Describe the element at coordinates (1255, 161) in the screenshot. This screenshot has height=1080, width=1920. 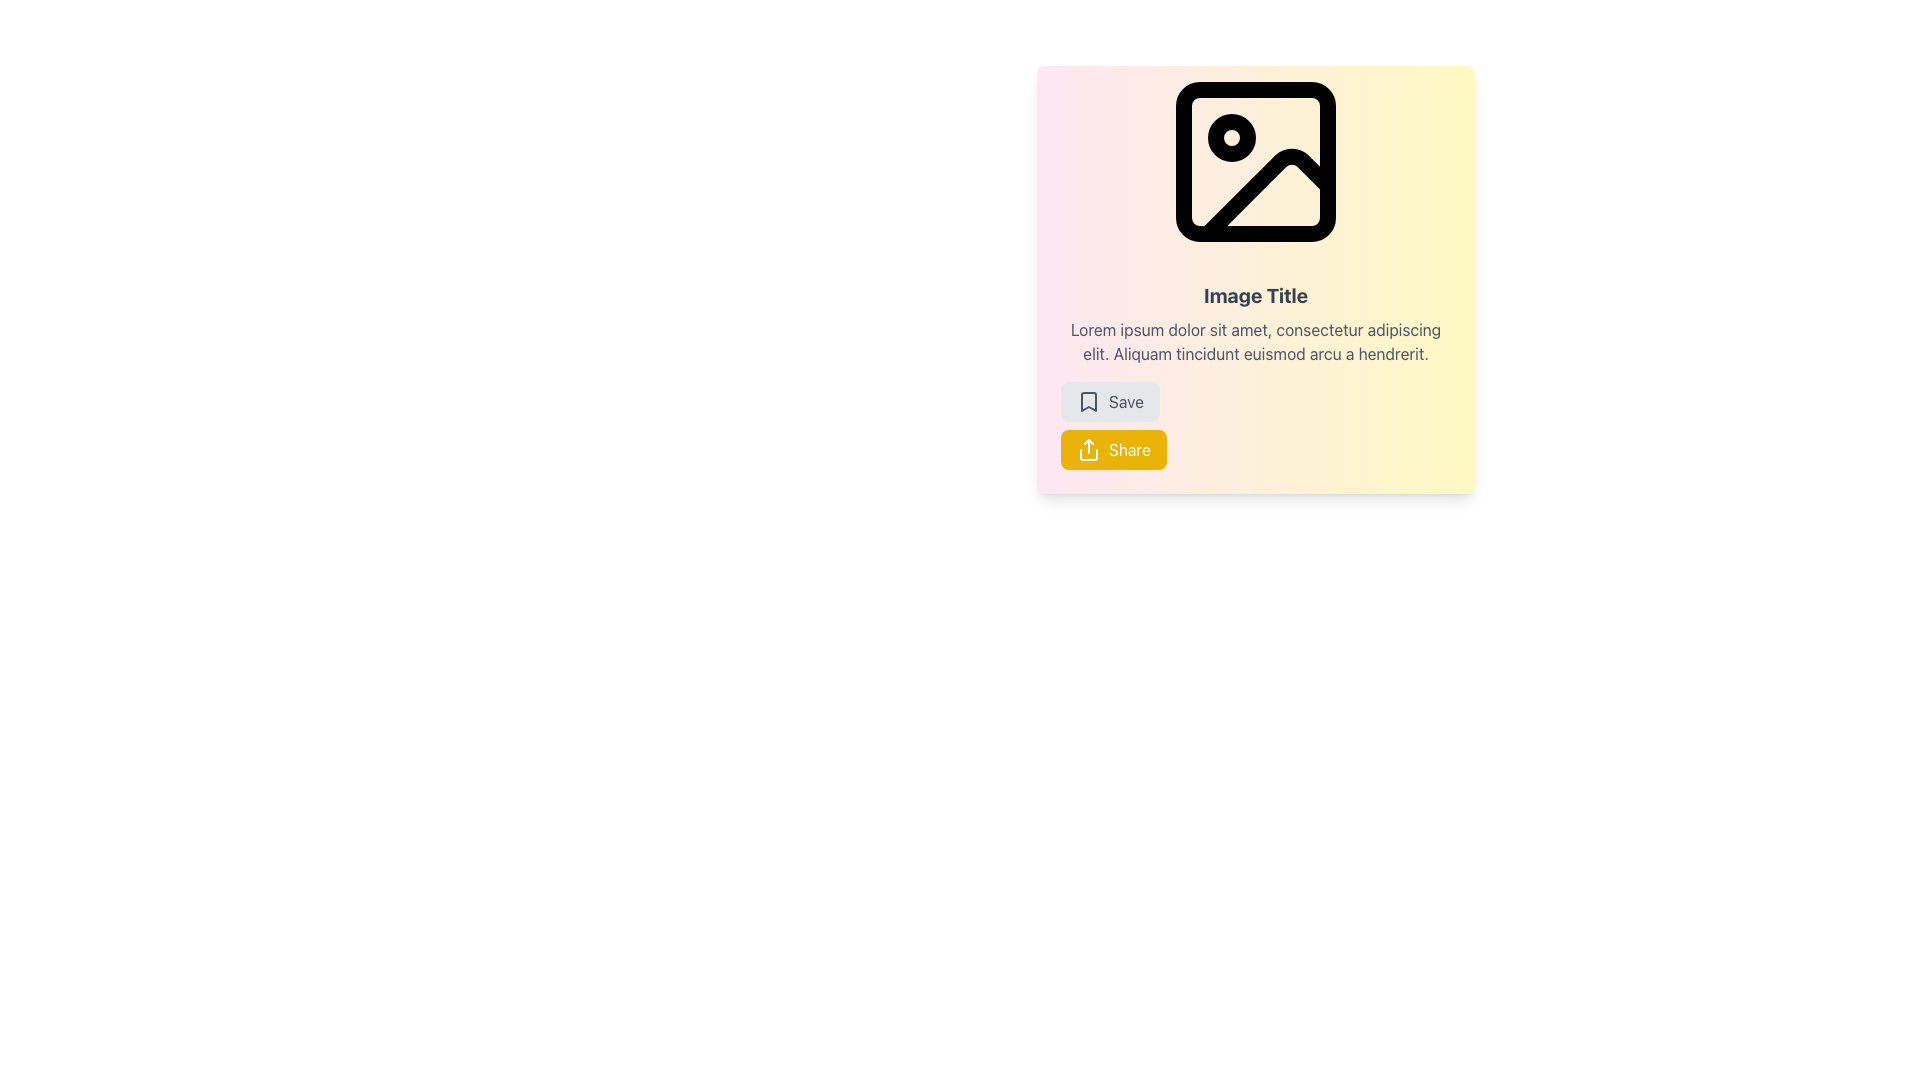
I see `the small rounded rectangle element within the icon in the header of the card component` at that location.